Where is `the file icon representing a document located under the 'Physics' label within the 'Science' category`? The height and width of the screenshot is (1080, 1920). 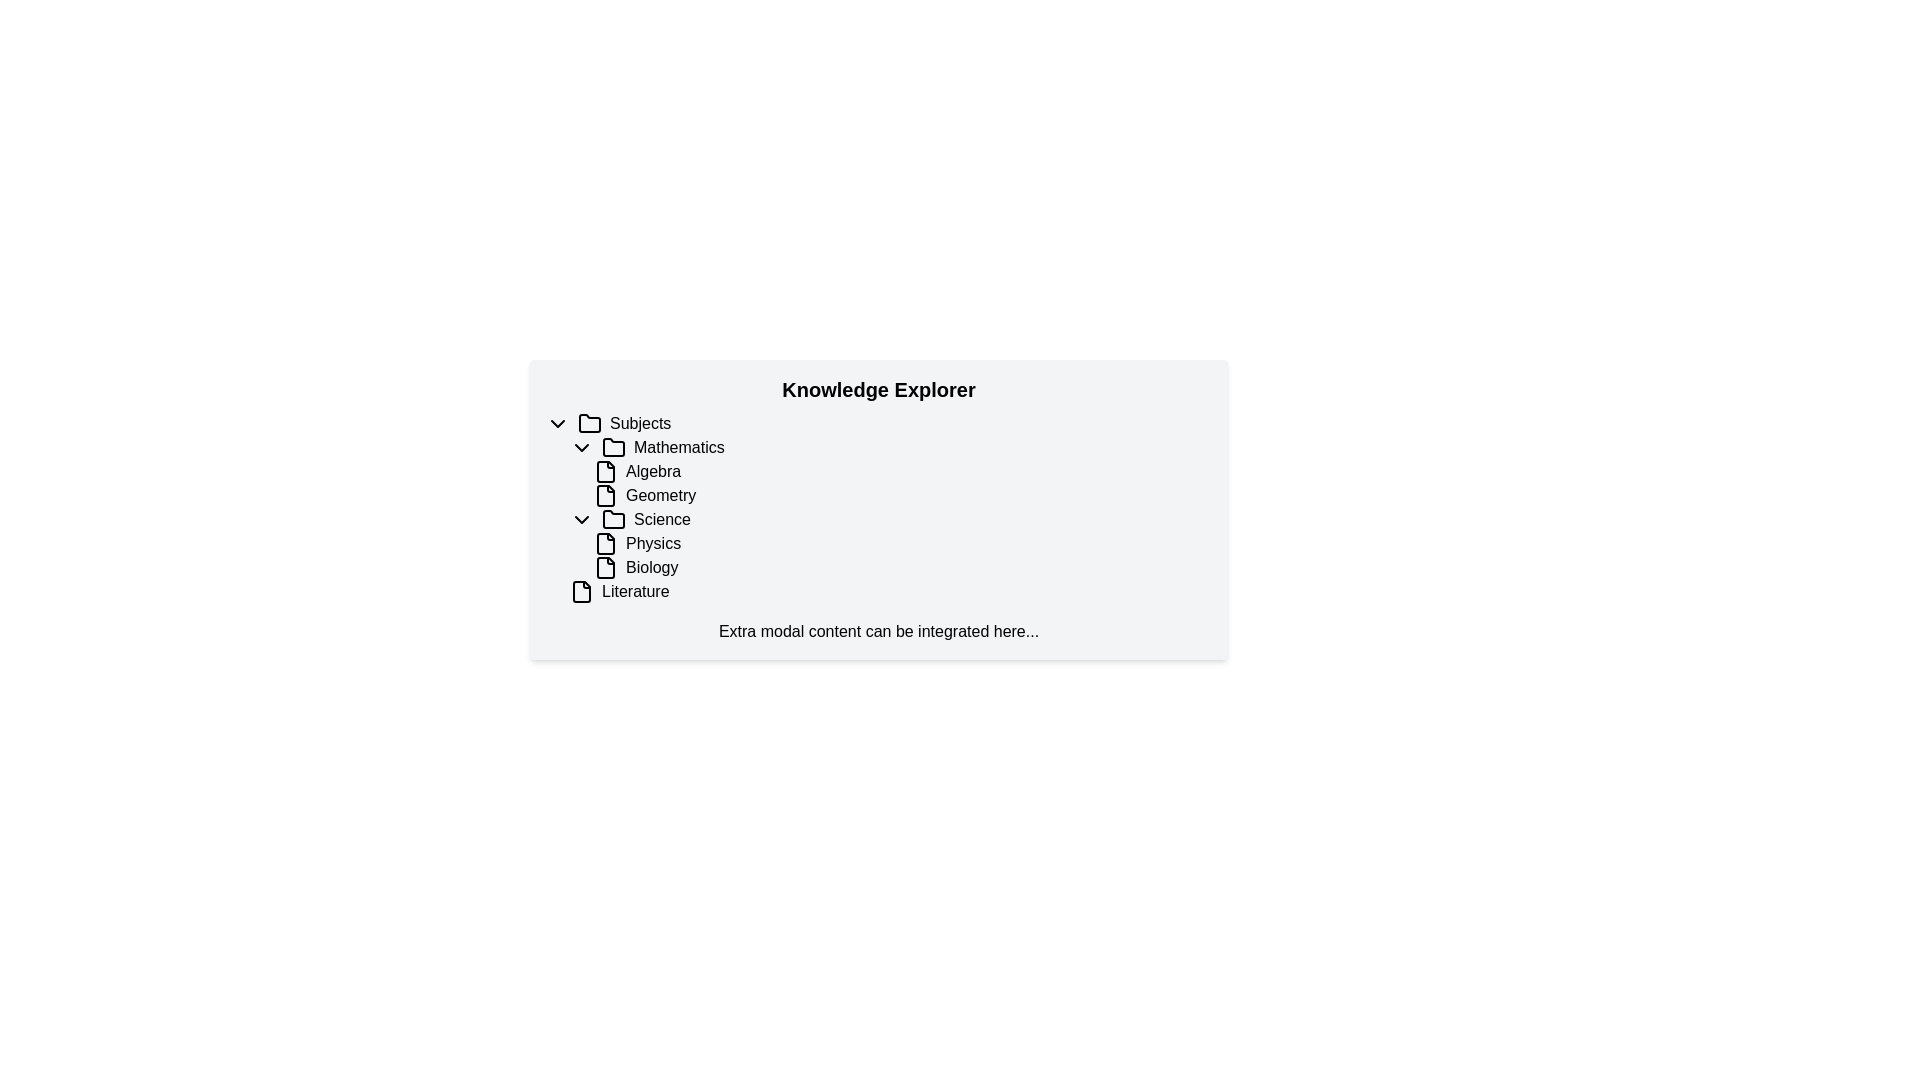 the file icon representing a document located under the 'Physics' label within the 'Science' category is located at coordinates (604, 543).